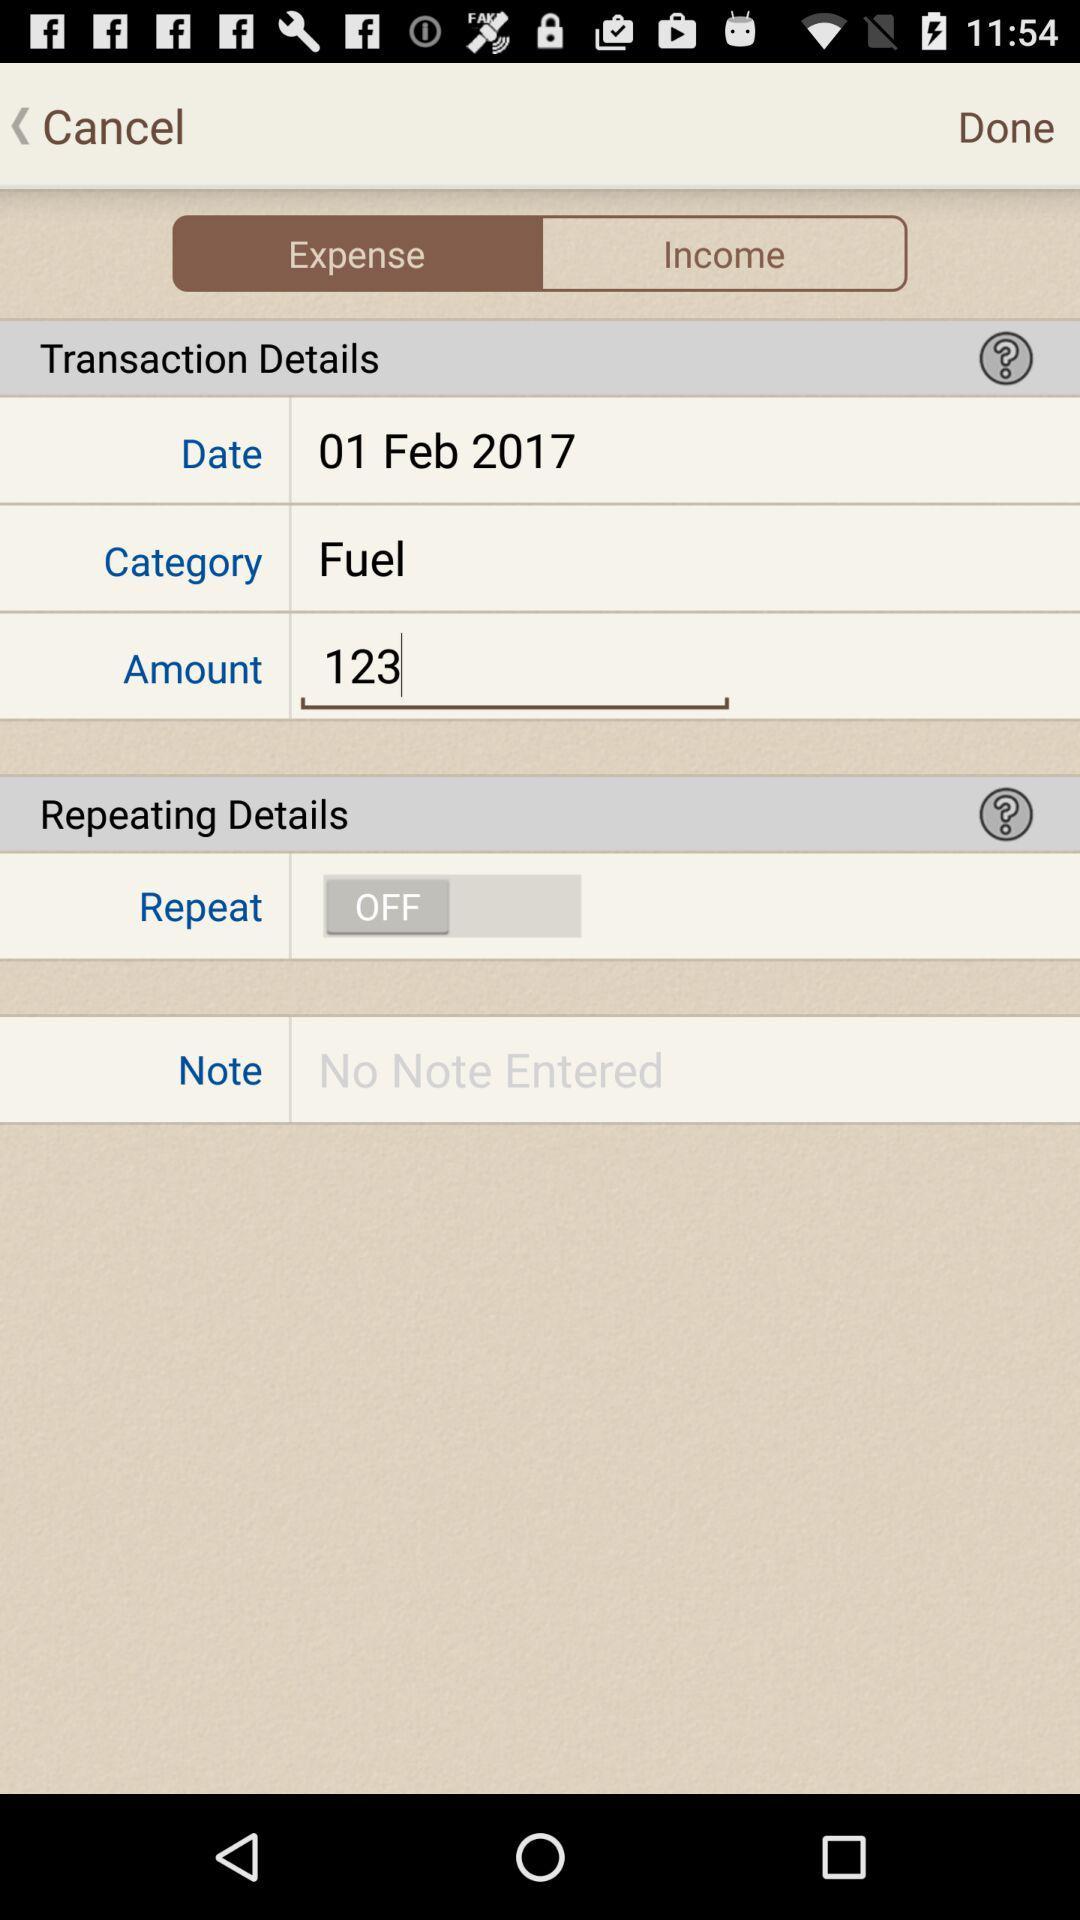  I want to click on help icon, so click(1006, 357).